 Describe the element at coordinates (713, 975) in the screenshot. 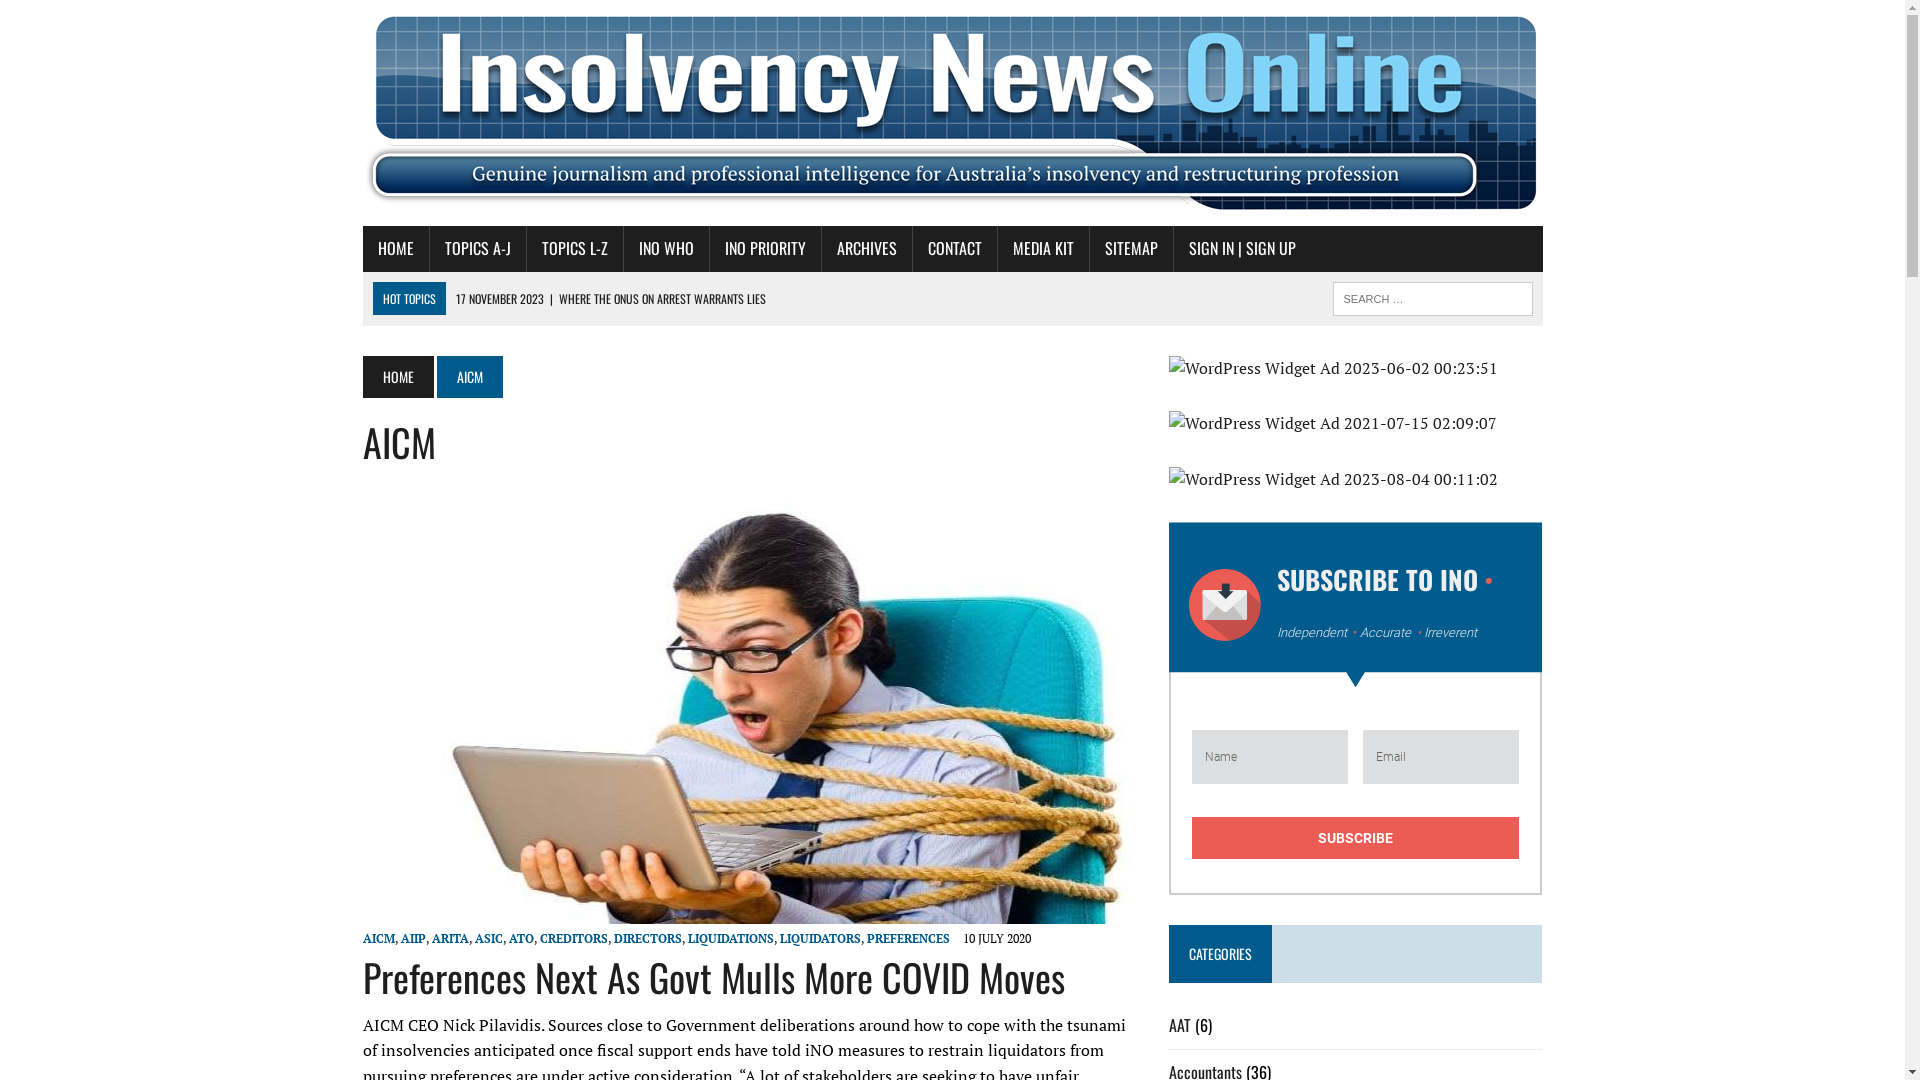

I see `'Preferences Next As Govt Mulls More COVID Moves'` at that location.